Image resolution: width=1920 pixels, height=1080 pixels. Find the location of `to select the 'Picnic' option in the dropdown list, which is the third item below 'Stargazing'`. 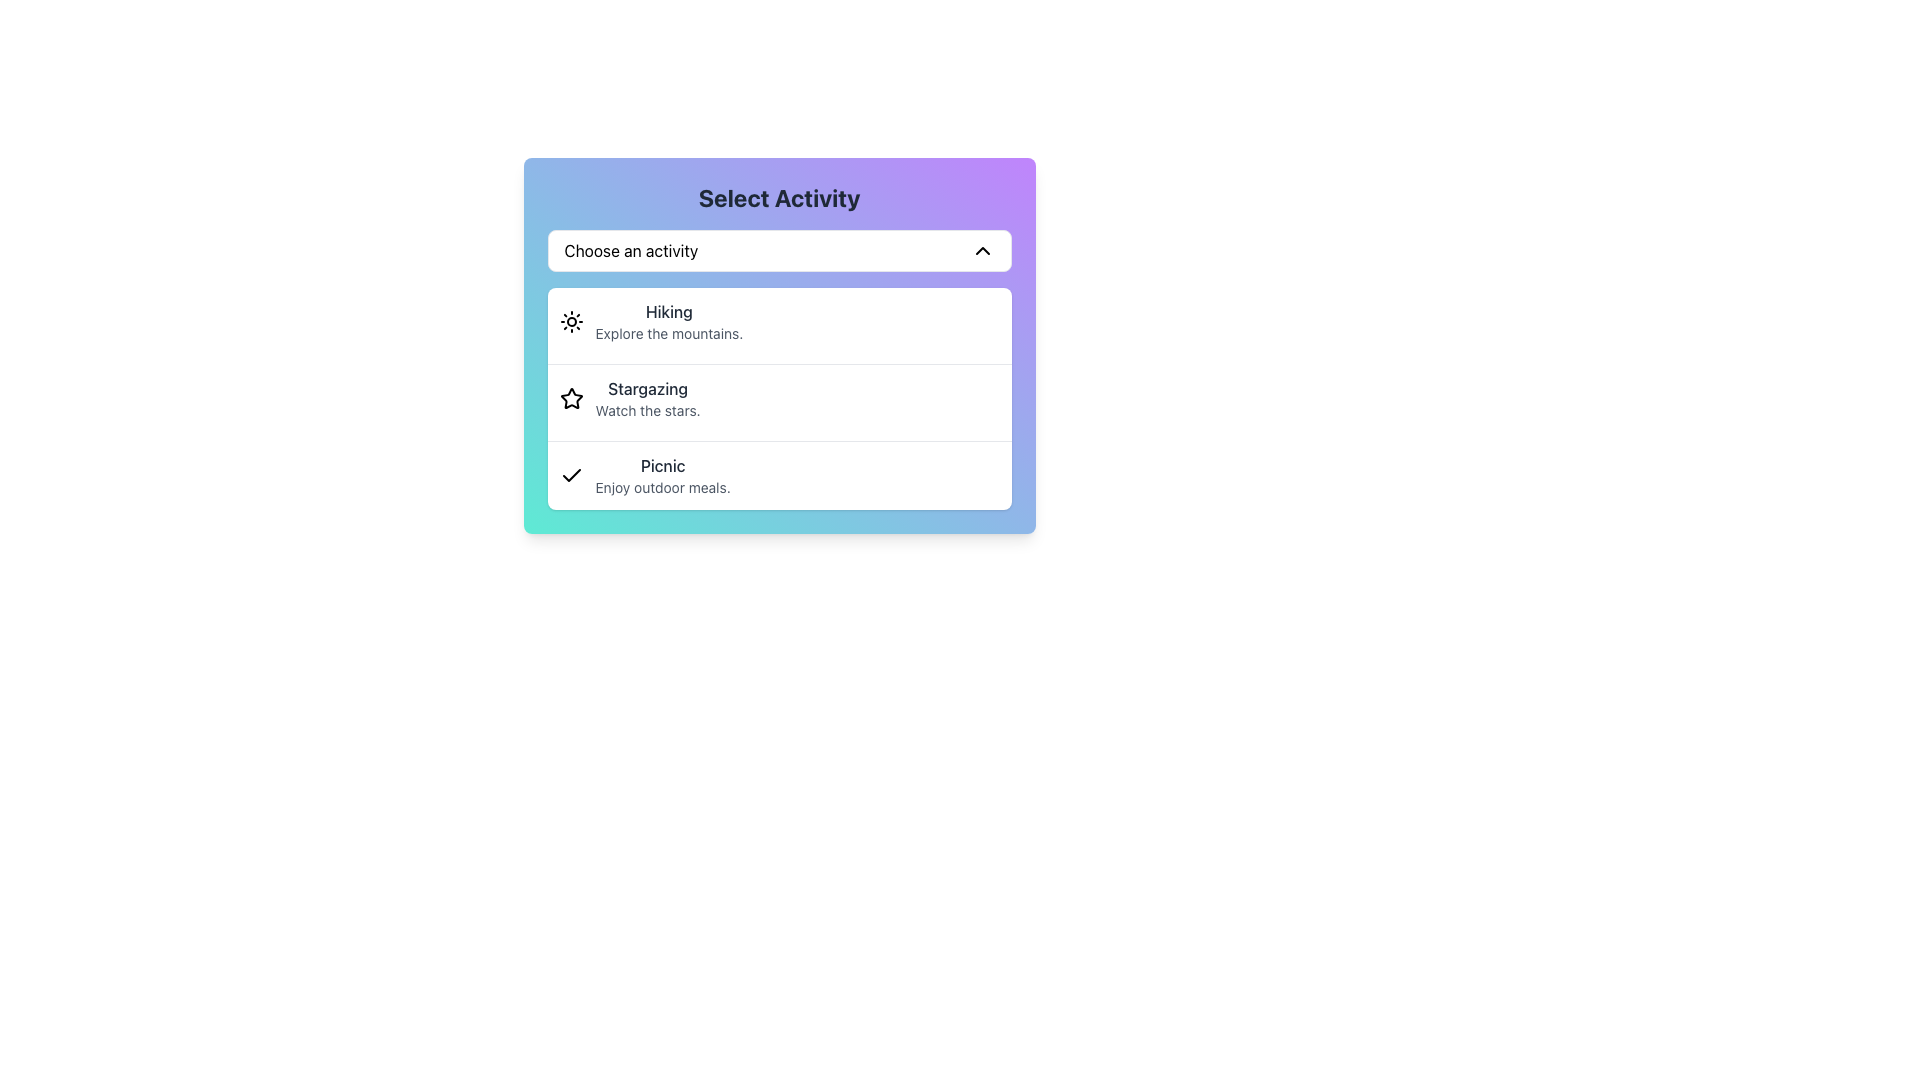

to select the 'Picnic' option in the dropdown list, which is the third item below 'Stargazing' is located at coordinates (778, 475).